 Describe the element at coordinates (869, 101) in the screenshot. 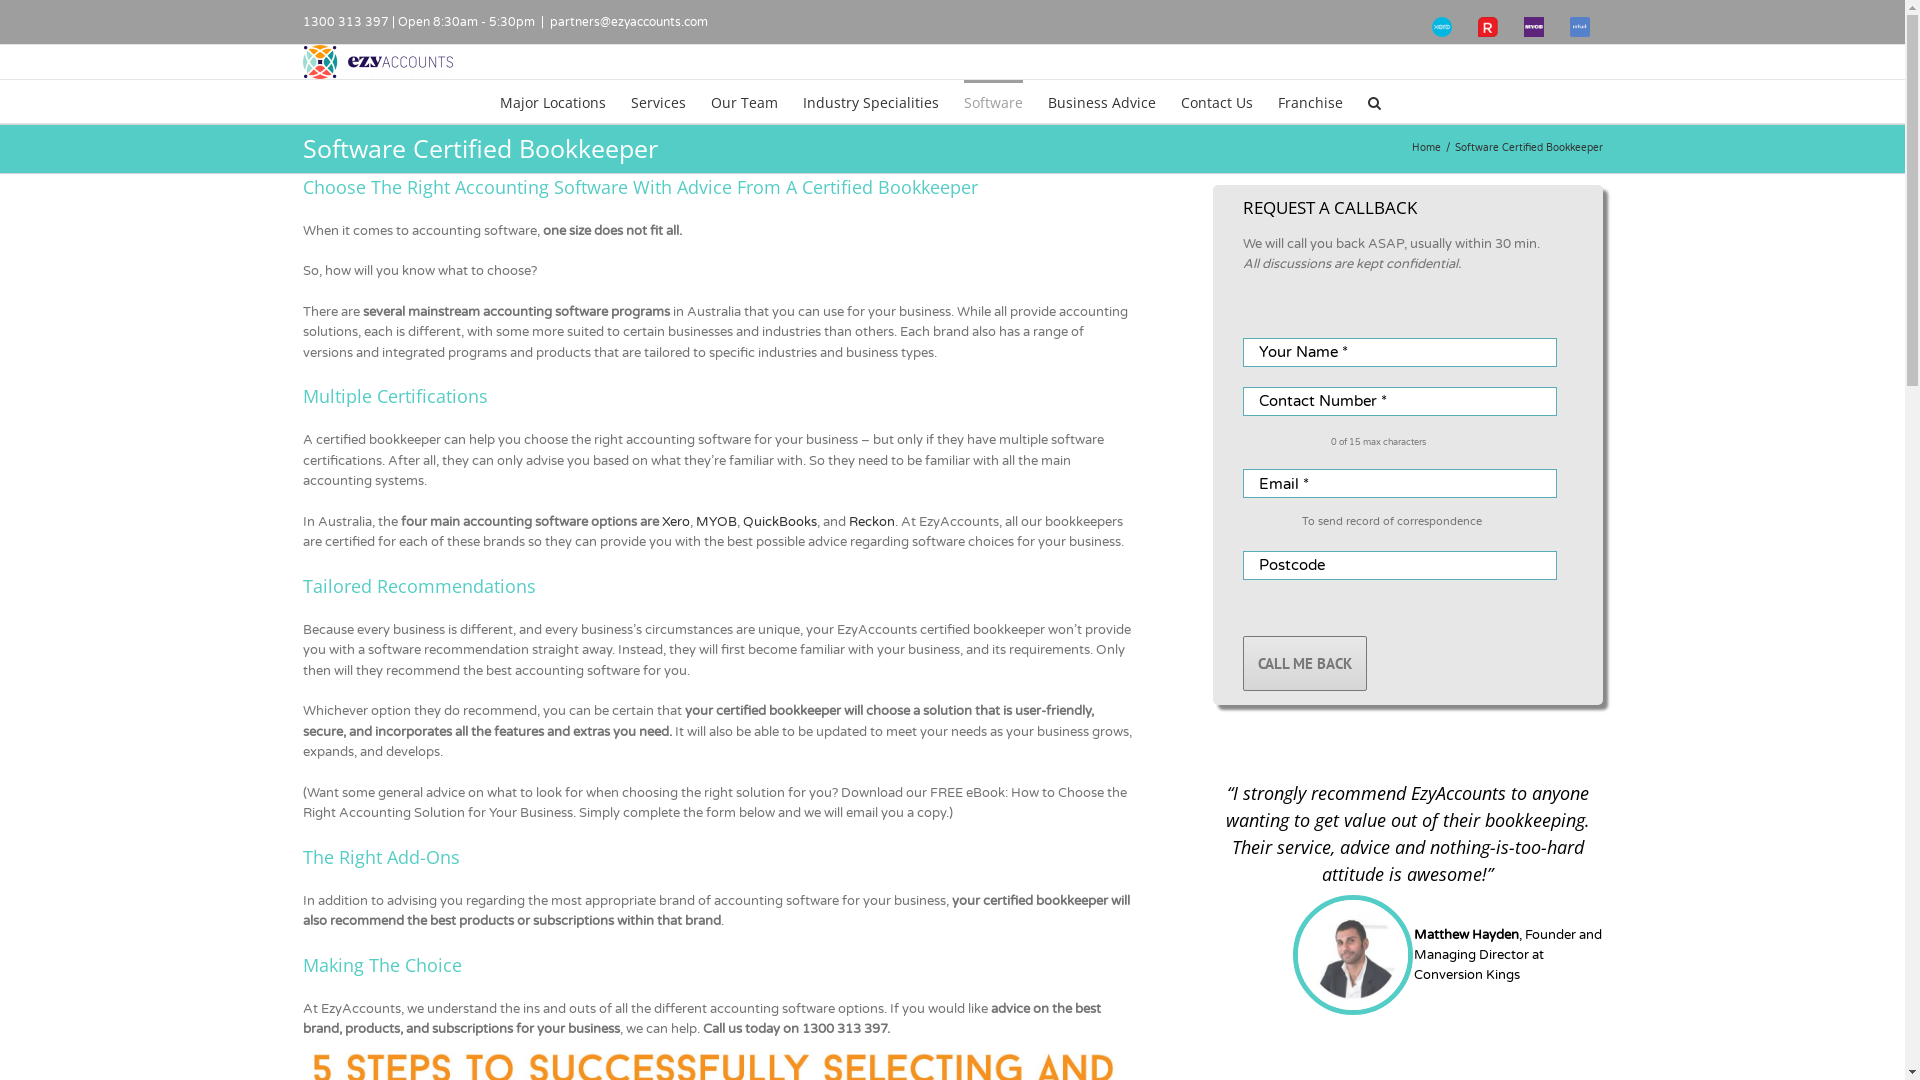

I see `'Industry Specialities'` at that location.